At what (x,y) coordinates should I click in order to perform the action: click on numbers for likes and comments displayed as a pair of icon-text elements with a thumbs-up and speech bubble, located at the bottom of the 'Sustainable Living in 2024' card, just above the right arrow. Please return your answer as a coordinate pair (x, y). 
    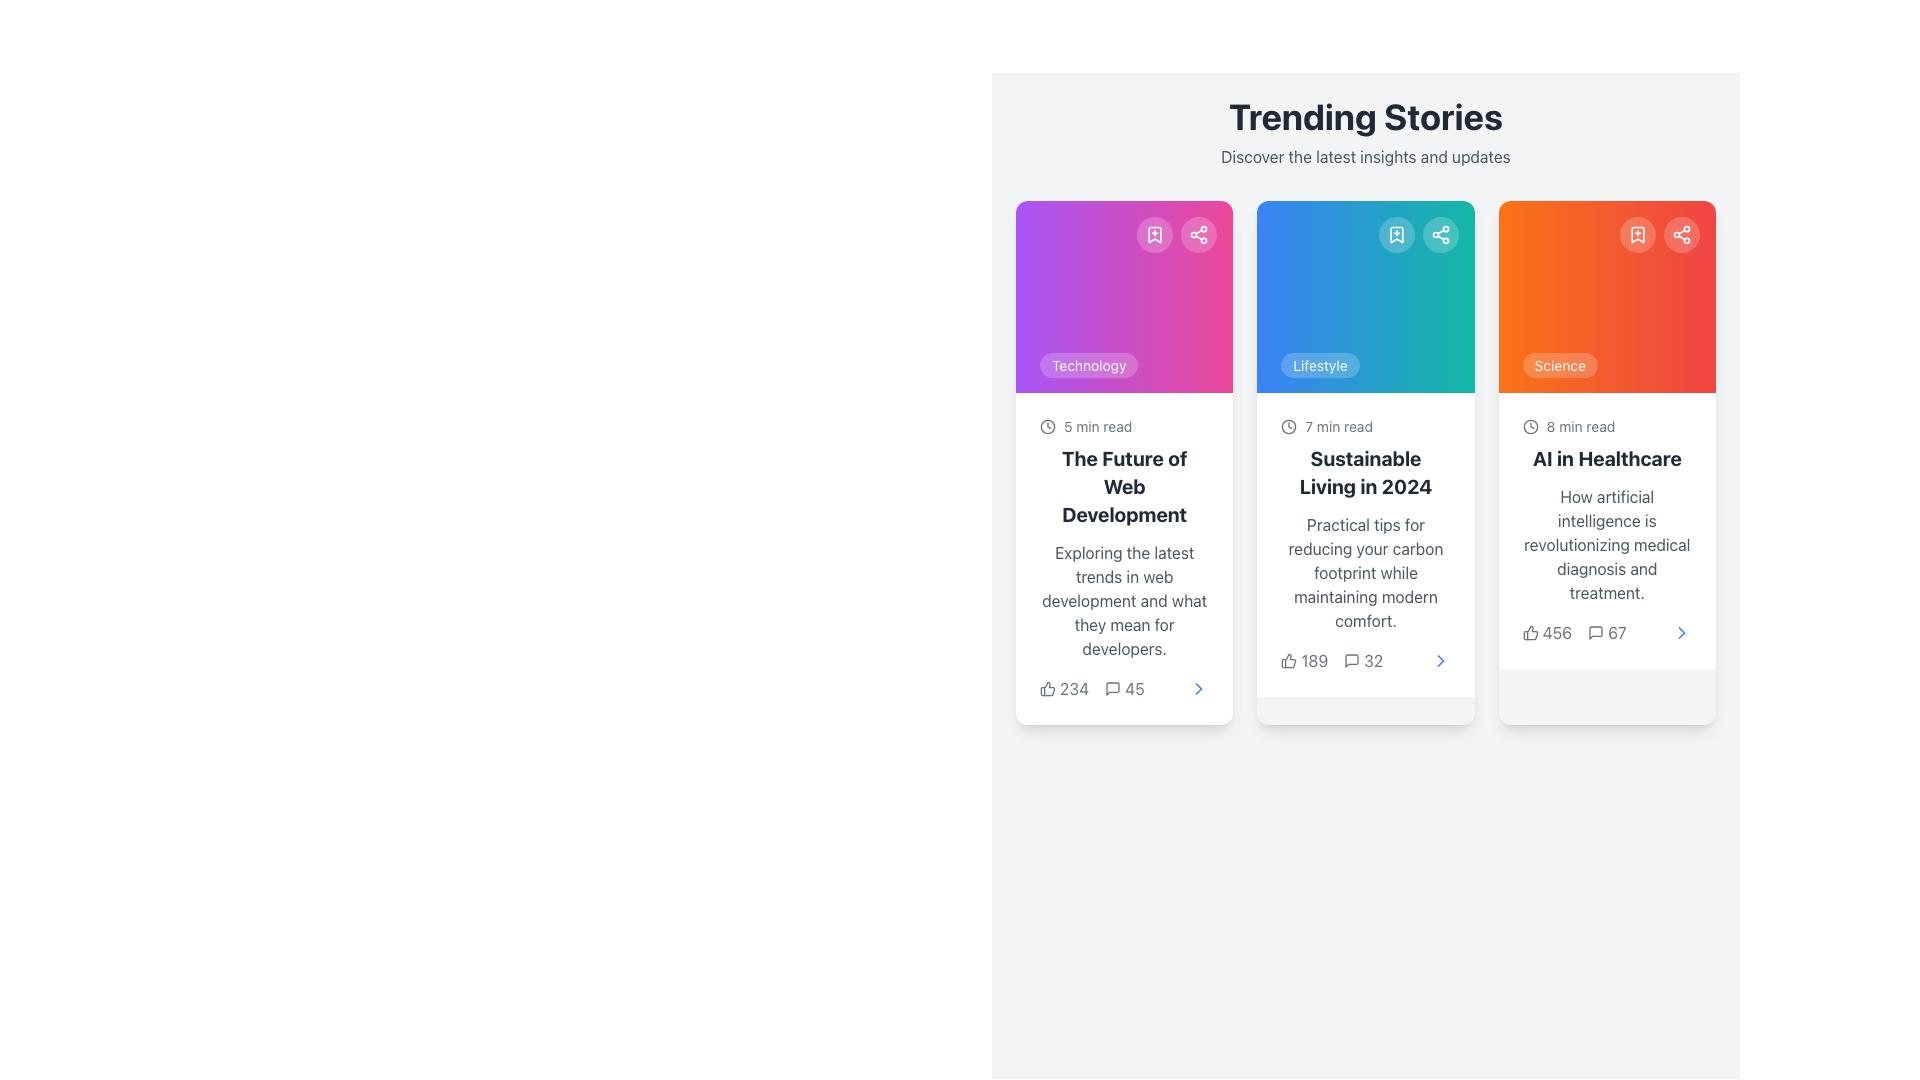
    Looking at the image, I should click on (1365, 660).